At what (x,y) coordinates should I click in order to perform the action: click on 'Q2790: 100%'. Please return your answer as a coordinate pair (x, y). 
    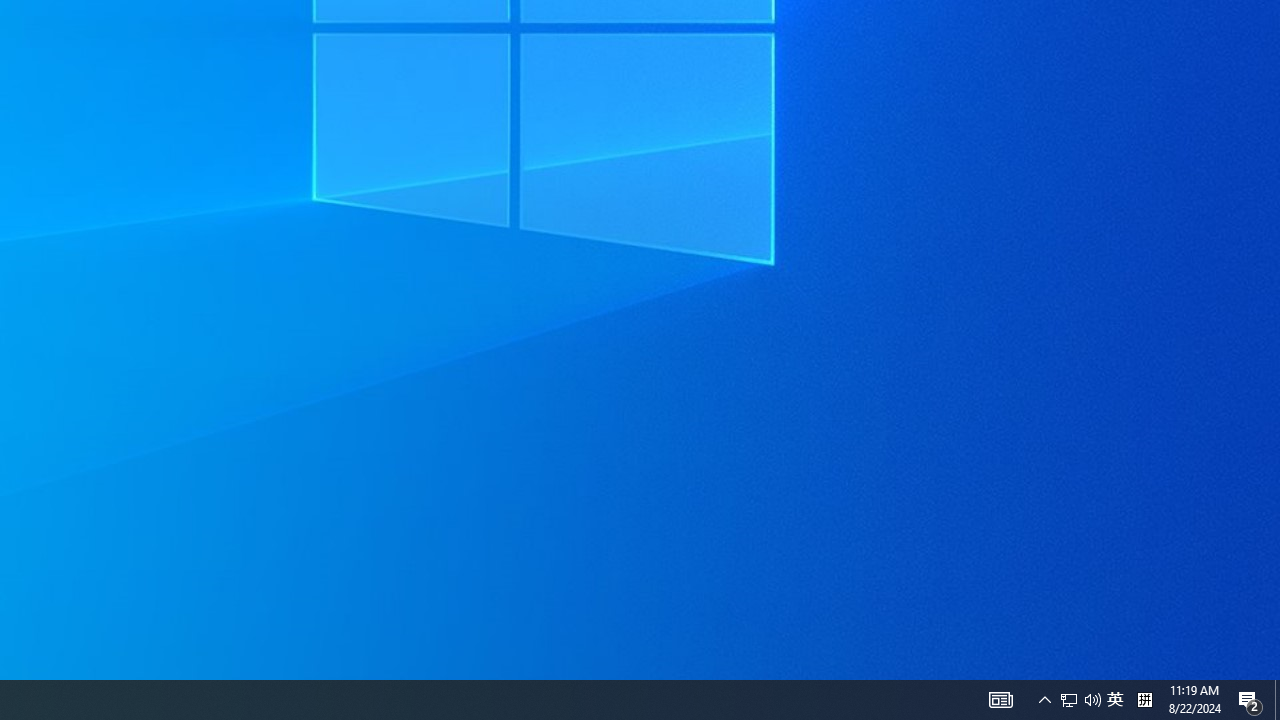
    Looking at the image, I should click on (1044, 698).